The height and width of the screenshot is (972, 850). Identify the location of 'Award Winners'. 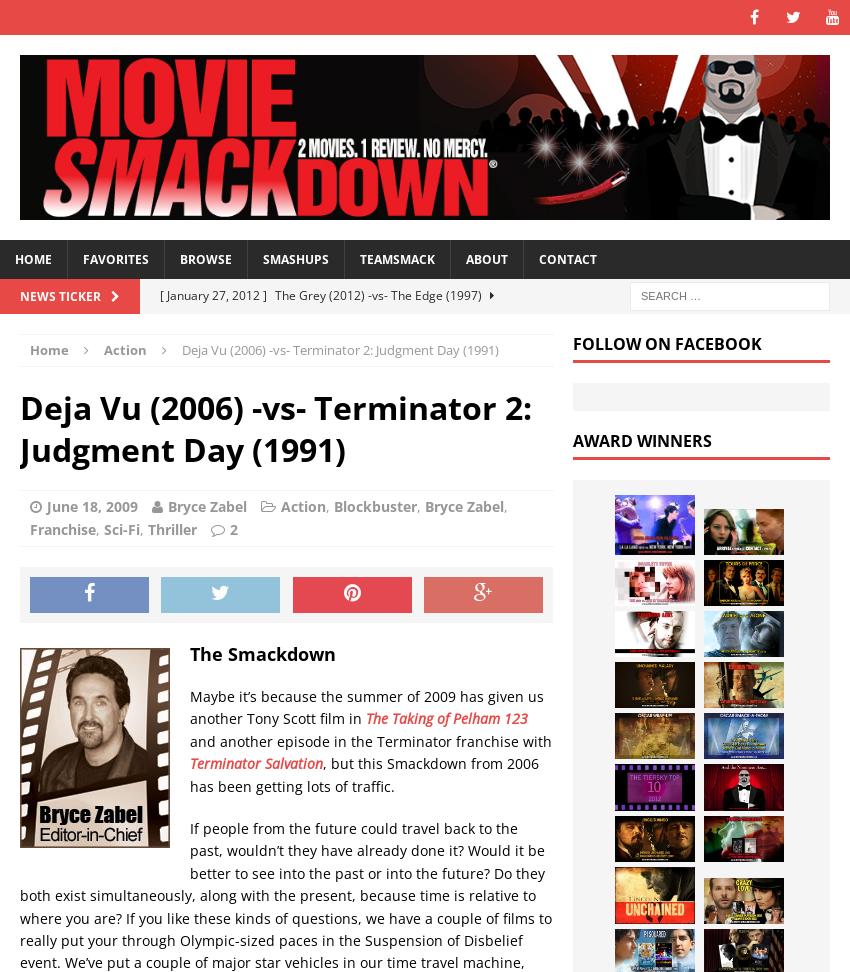
(642, 439).